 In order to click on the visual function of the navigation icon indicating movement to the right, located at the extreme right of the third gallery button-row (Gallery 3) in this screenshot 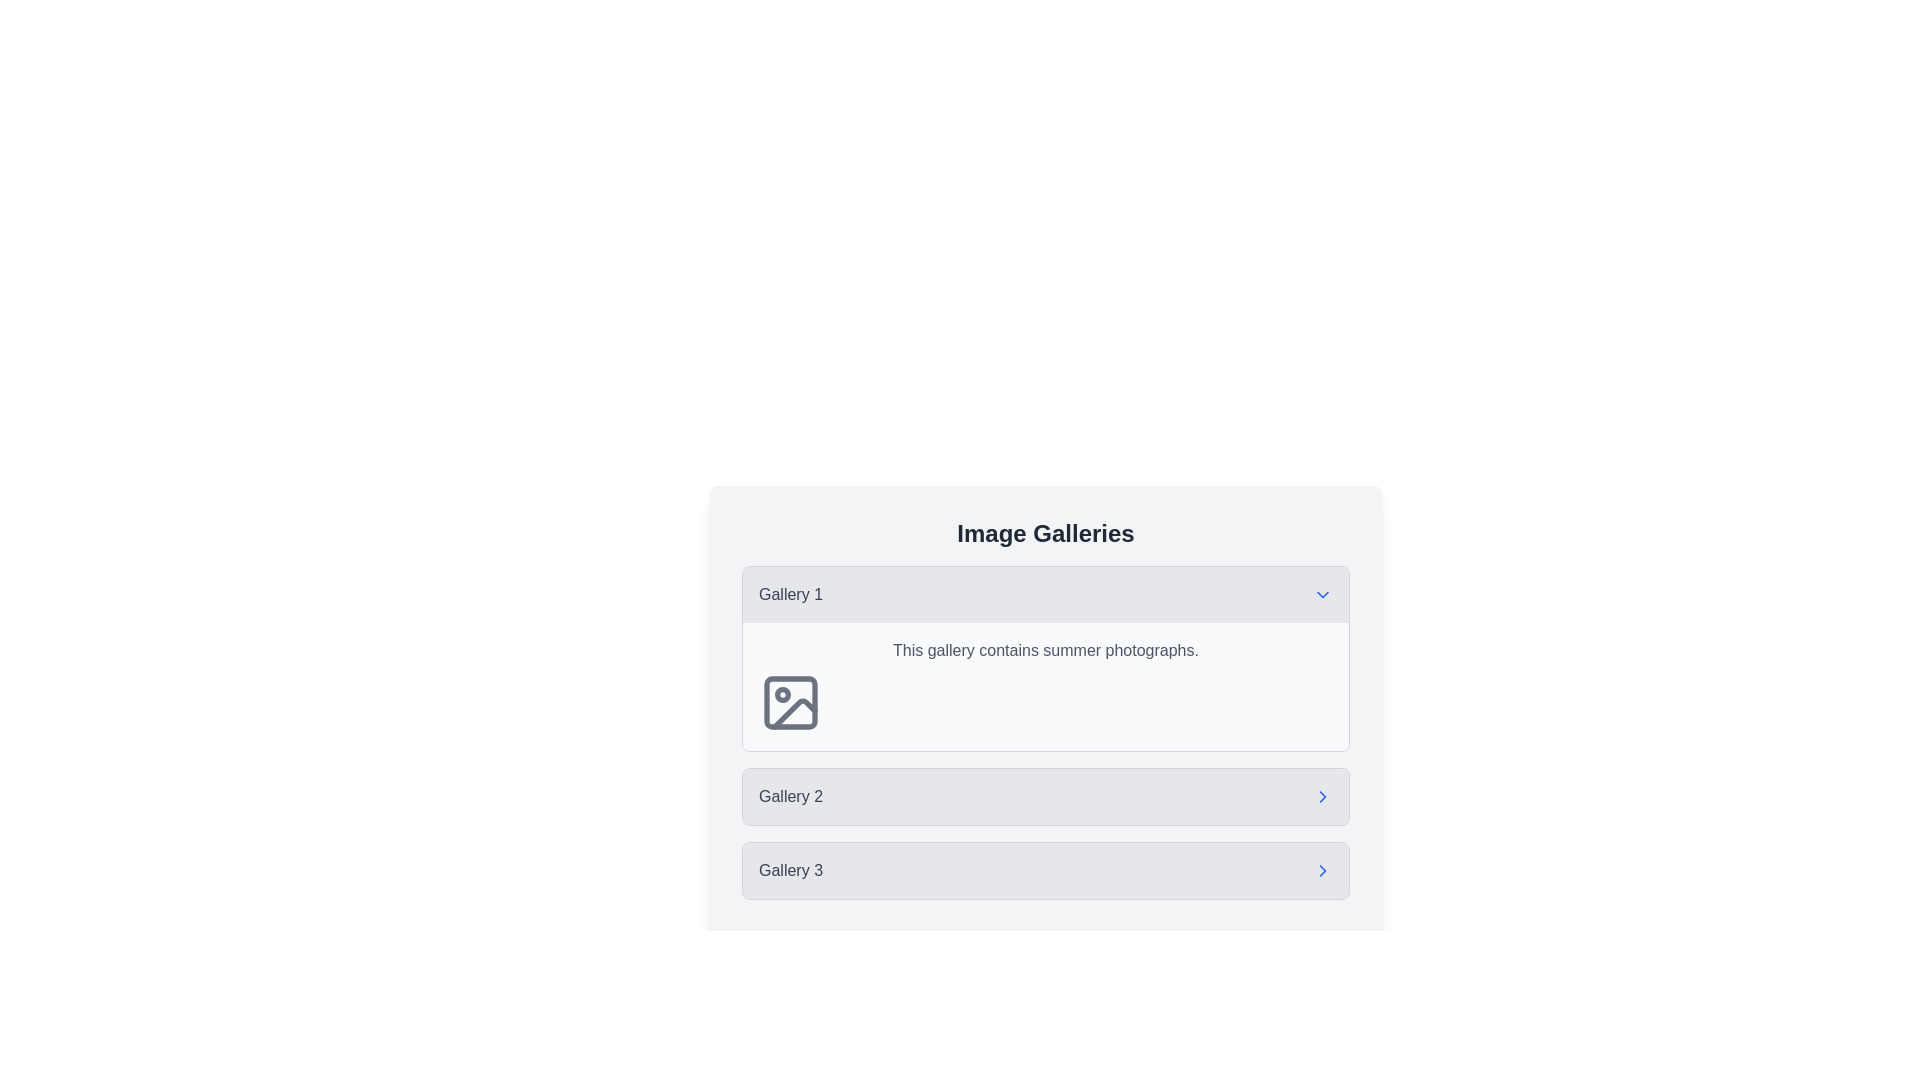, I will do `click(1323, 870)`.